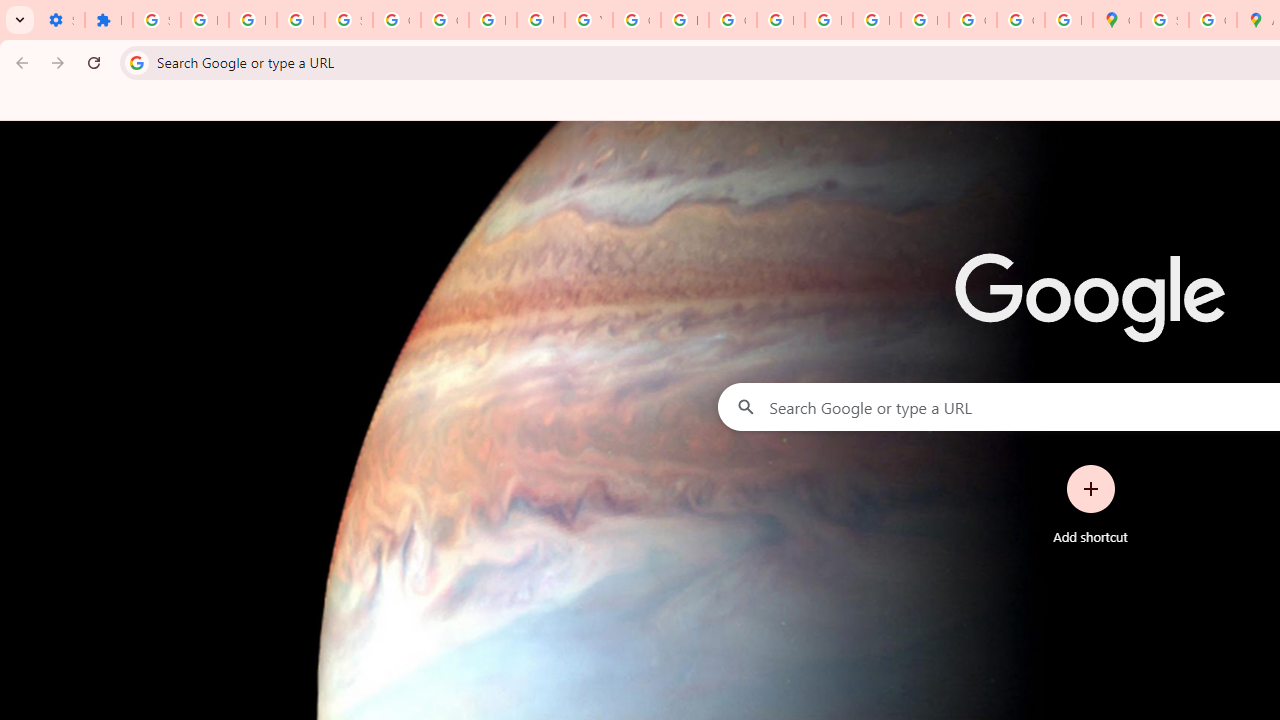  I want to click on 'Sign in - Google Accounts', so click(155, 20).